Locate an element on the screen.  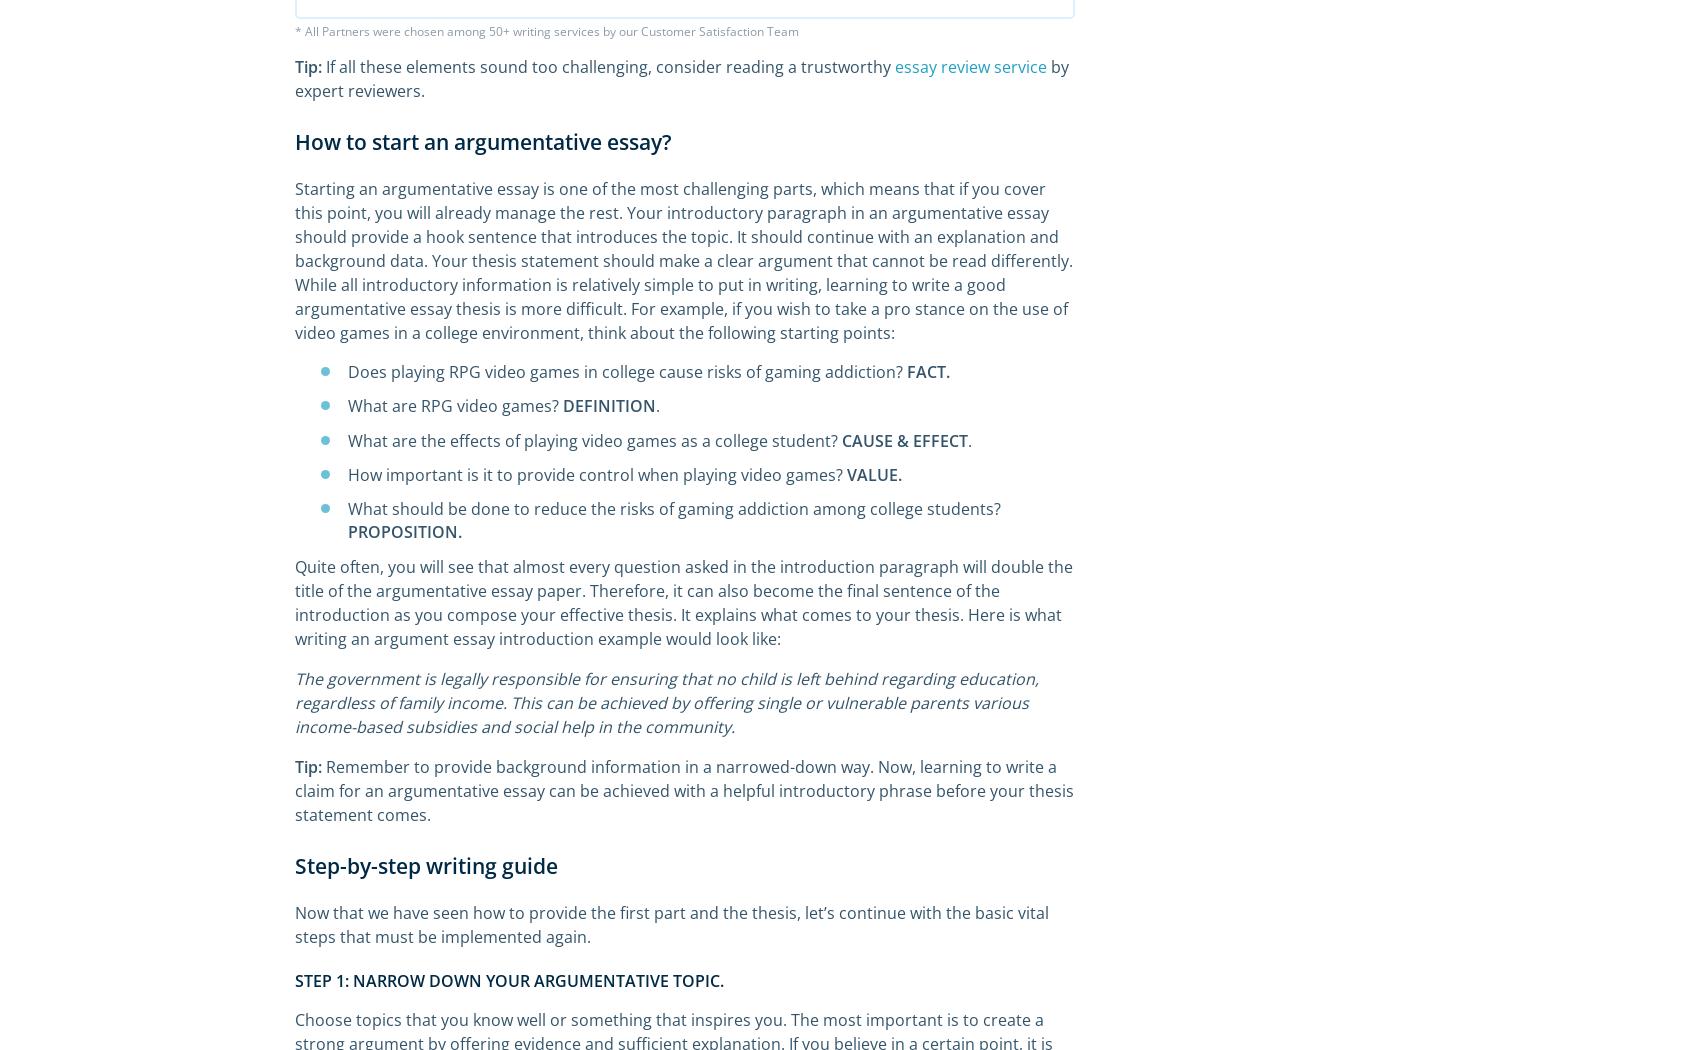
'Quite often, you will see that almost every question asked in the introduction paragraph will double the title of the argumentative essay paper. Therefore, it can also become the final sentence of the introduction as you compose your effective thesis. It explains what comes to your thesis. Here is what writing an argument essay introduction example would look like:' is located at coordinates (684, 603).